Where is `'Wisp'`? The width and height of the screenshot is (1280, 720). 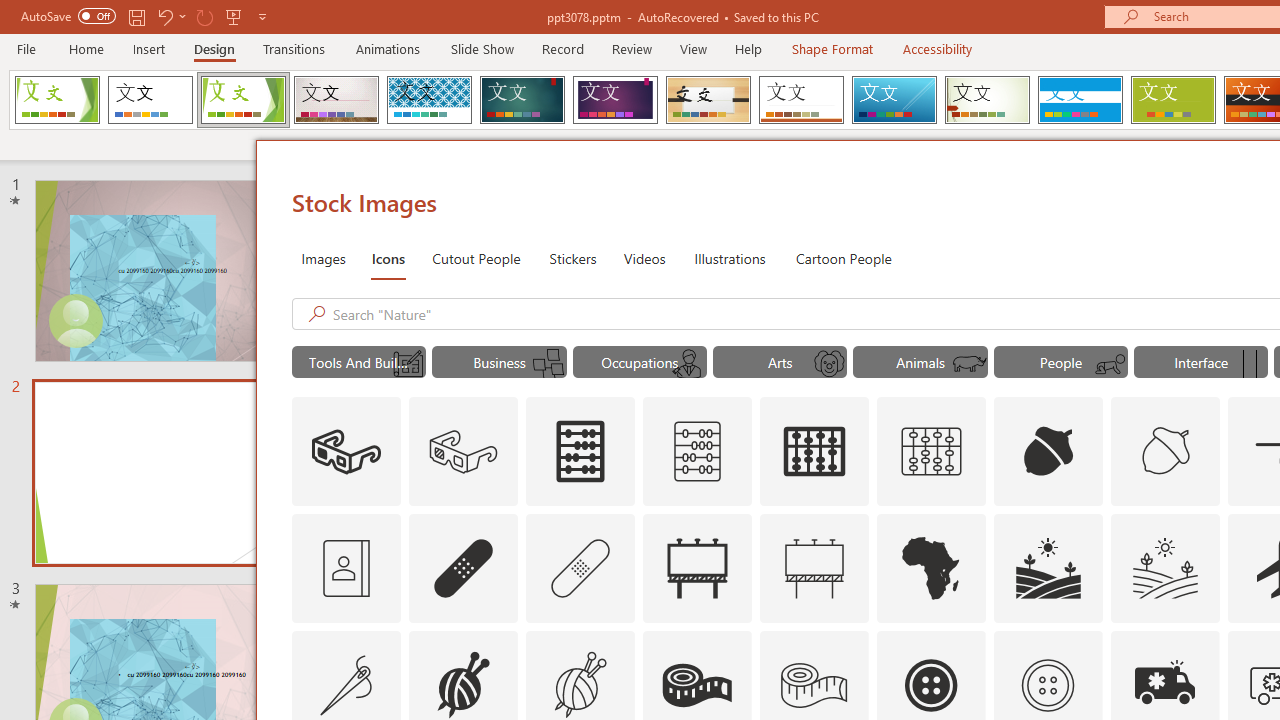
'Wisp' is located at coordinates (987, 100).